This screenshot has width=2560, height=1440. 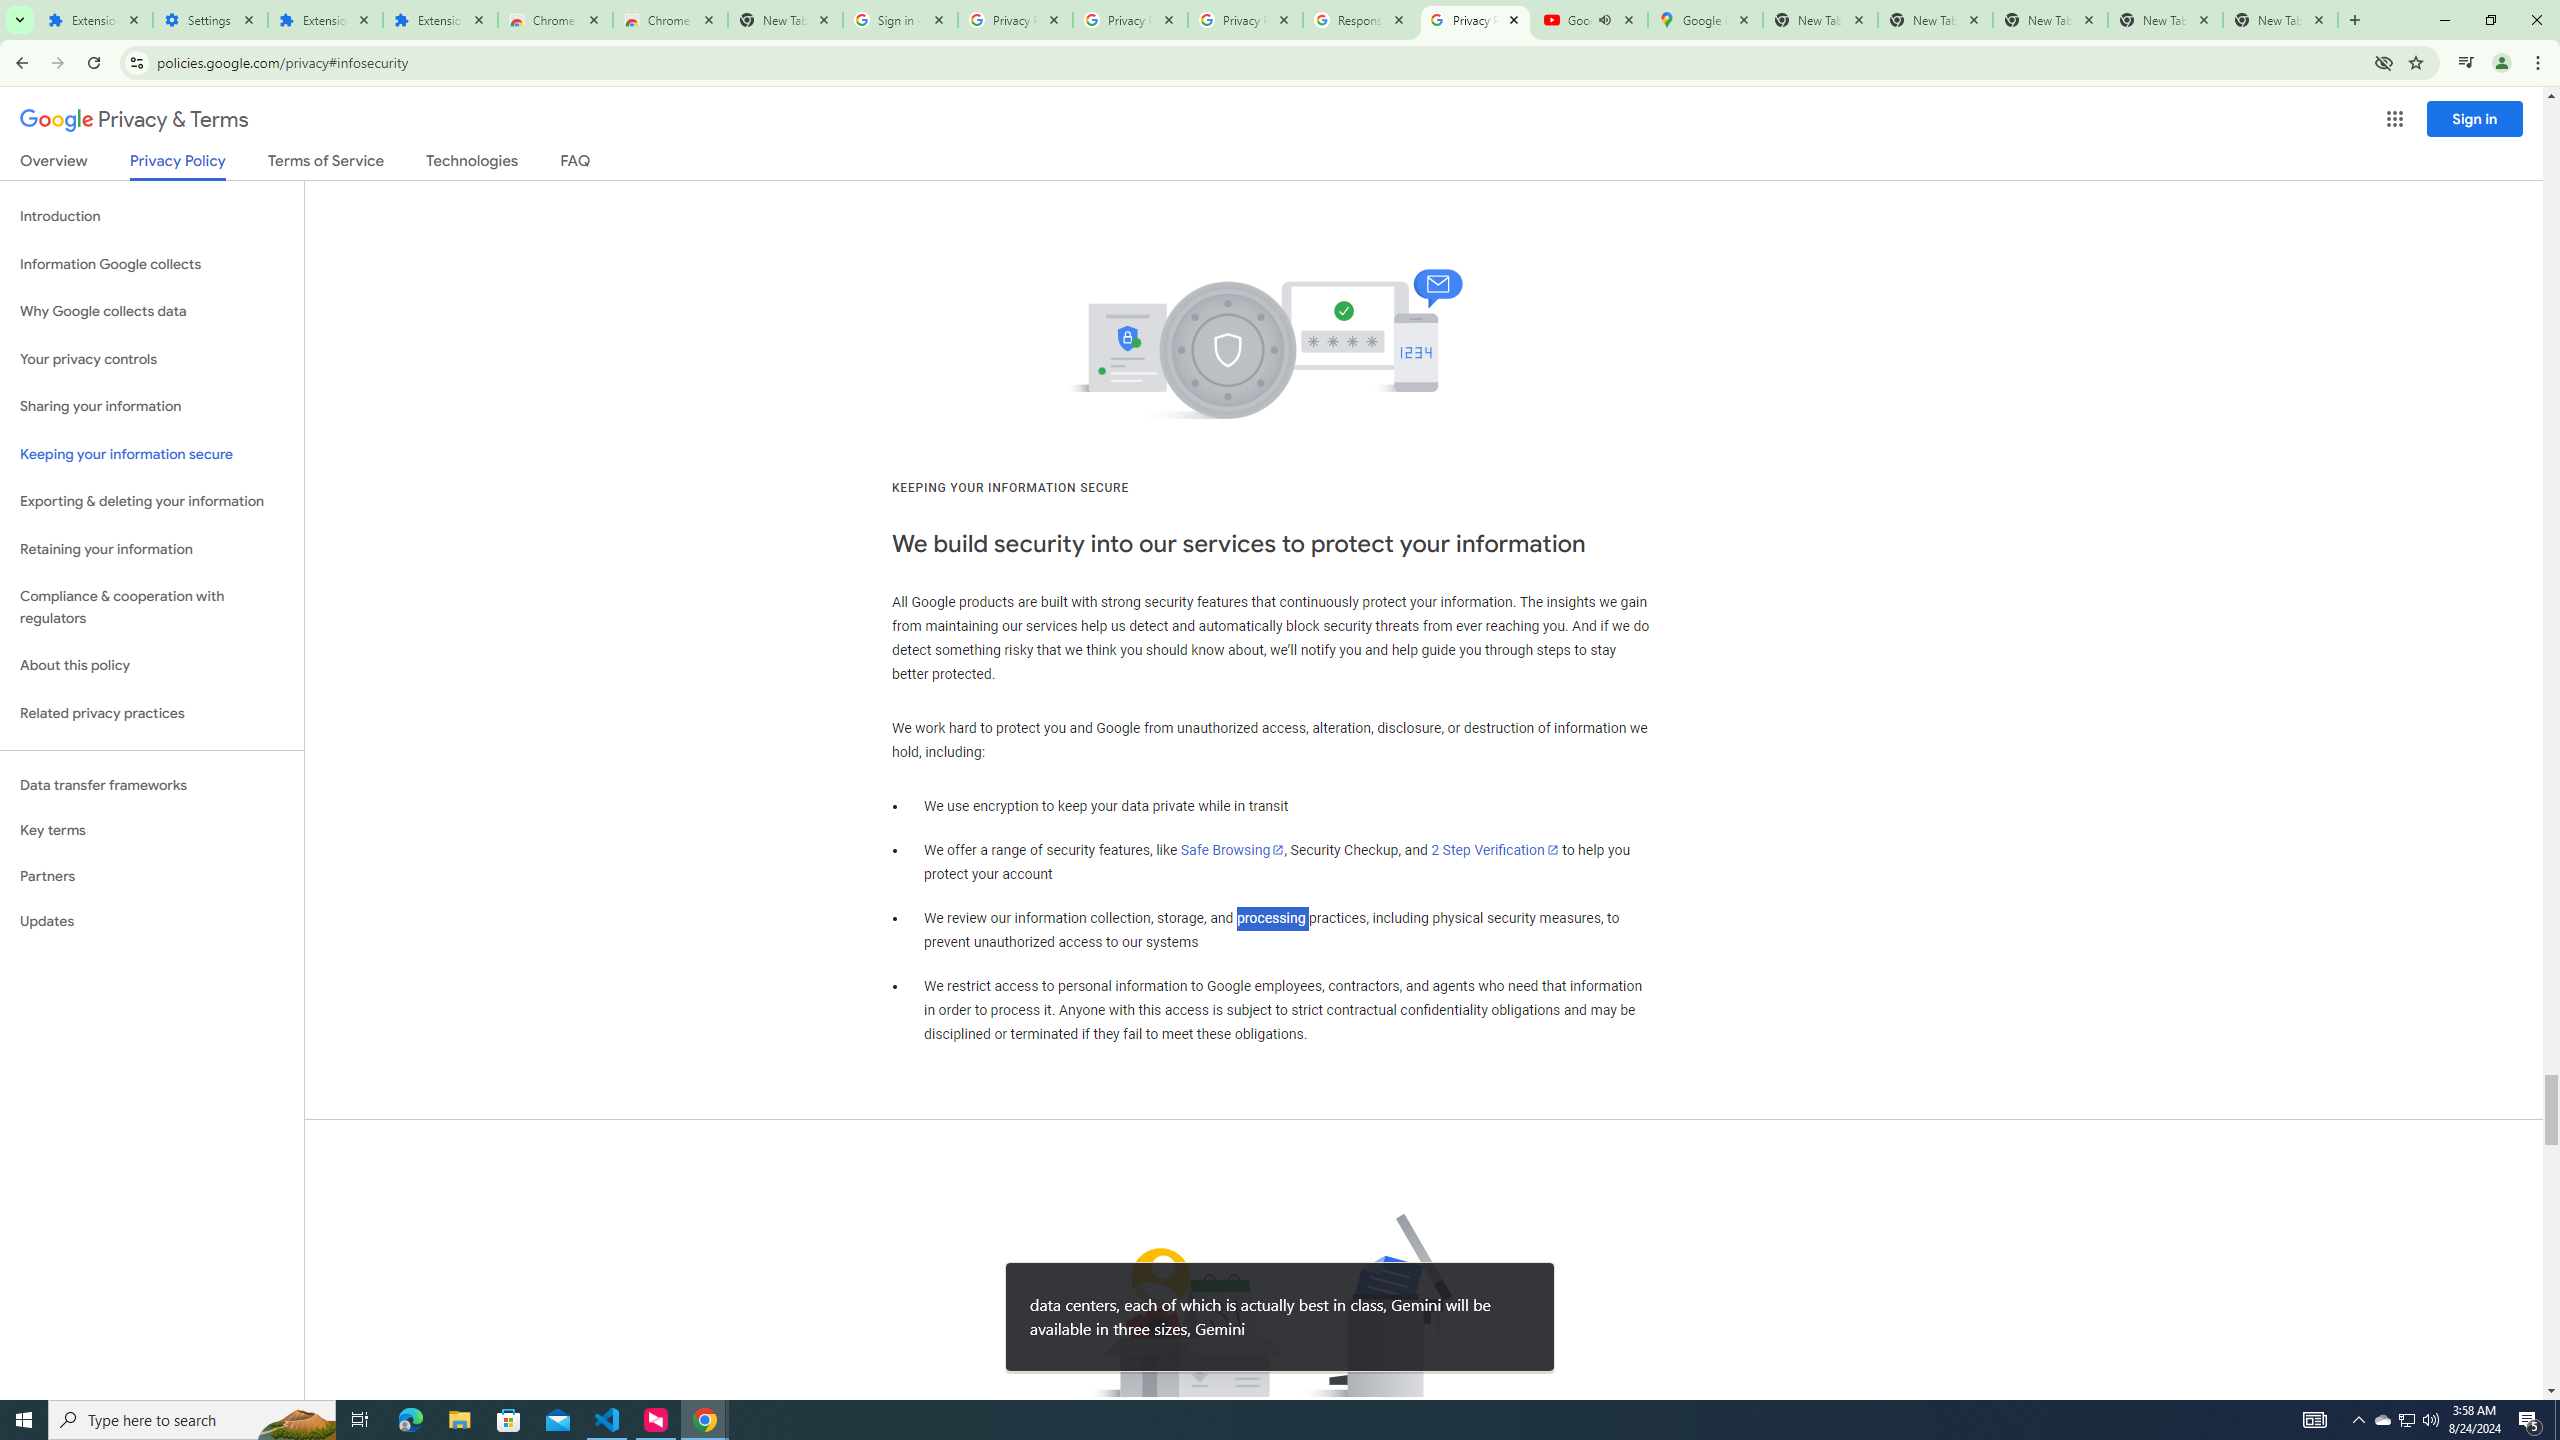 I want to click on 'Related privacy practices', so click(x=151, y=712).